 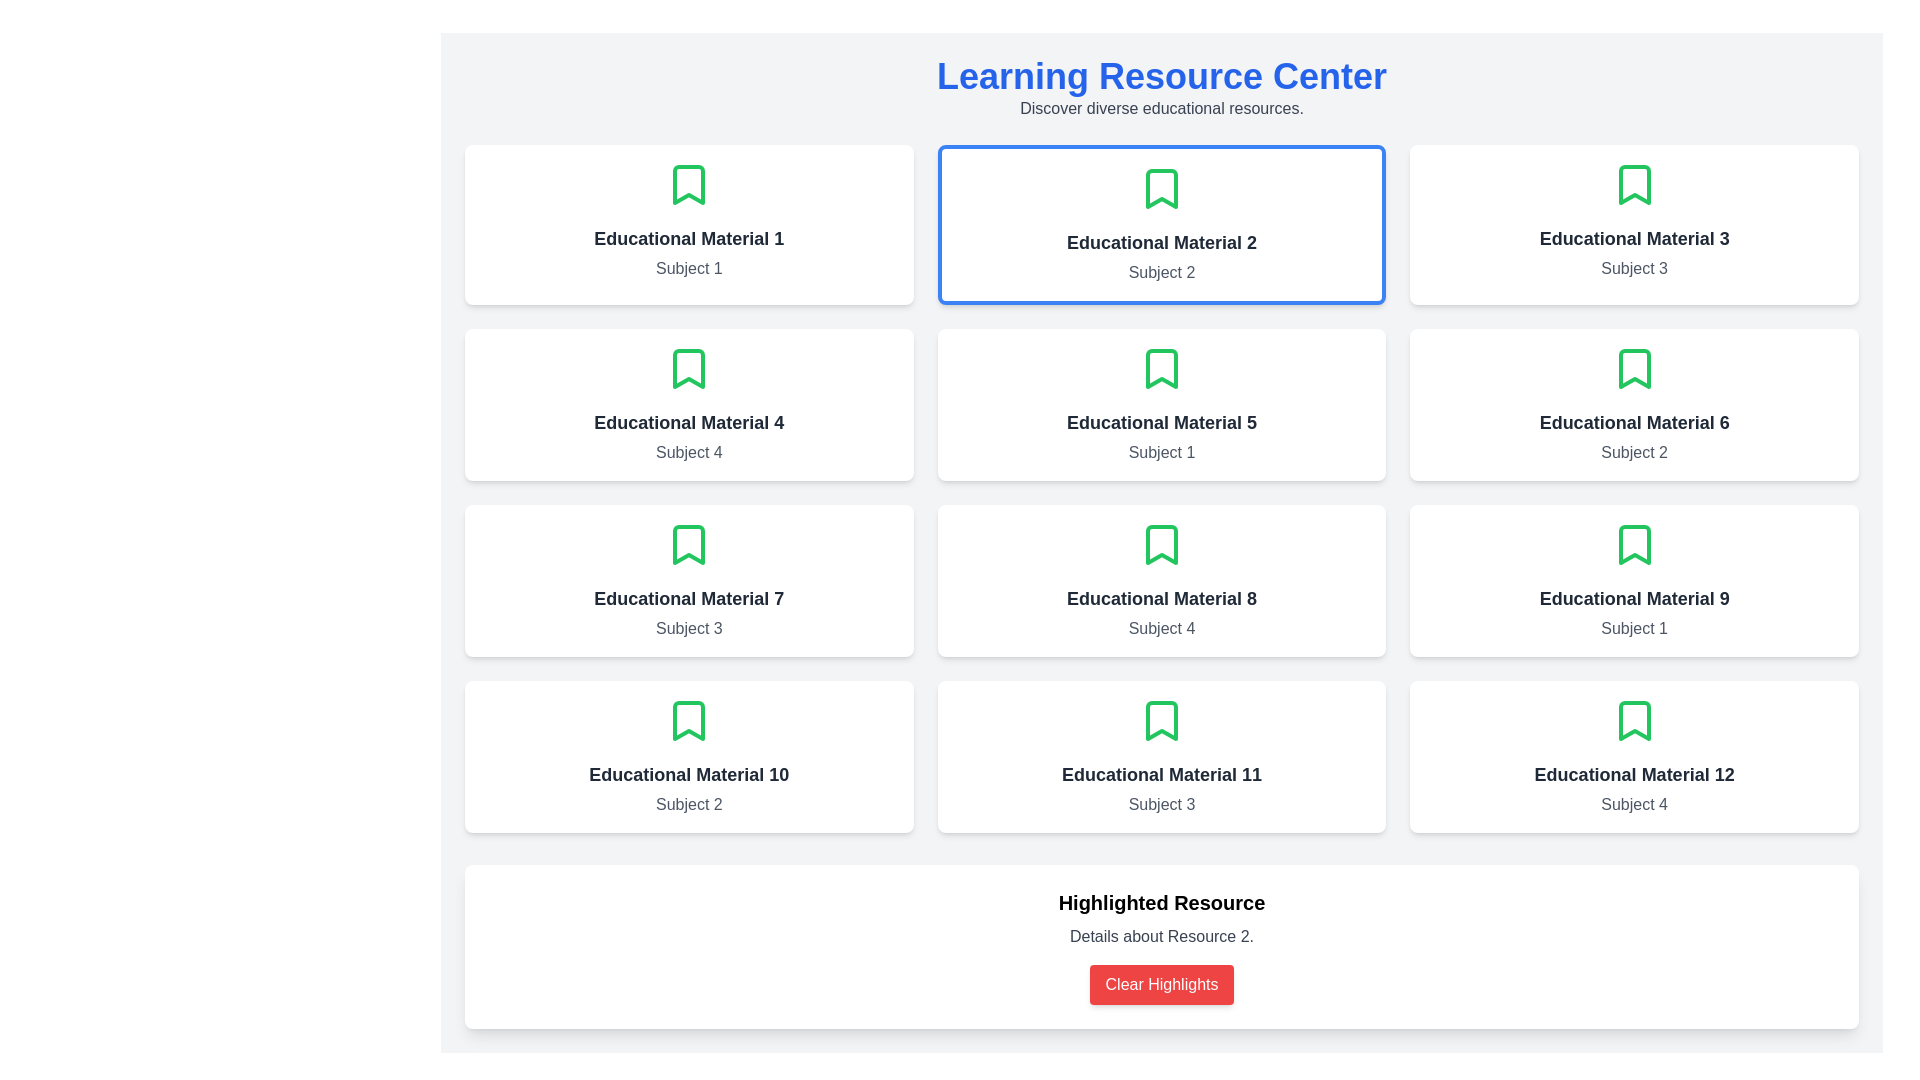 I want to click on the text label that serves as the title for the card, located in the third row, first column of the grid layout, between the green bookmark icon and the text 'Subject 3', so click(x=689, y=597).